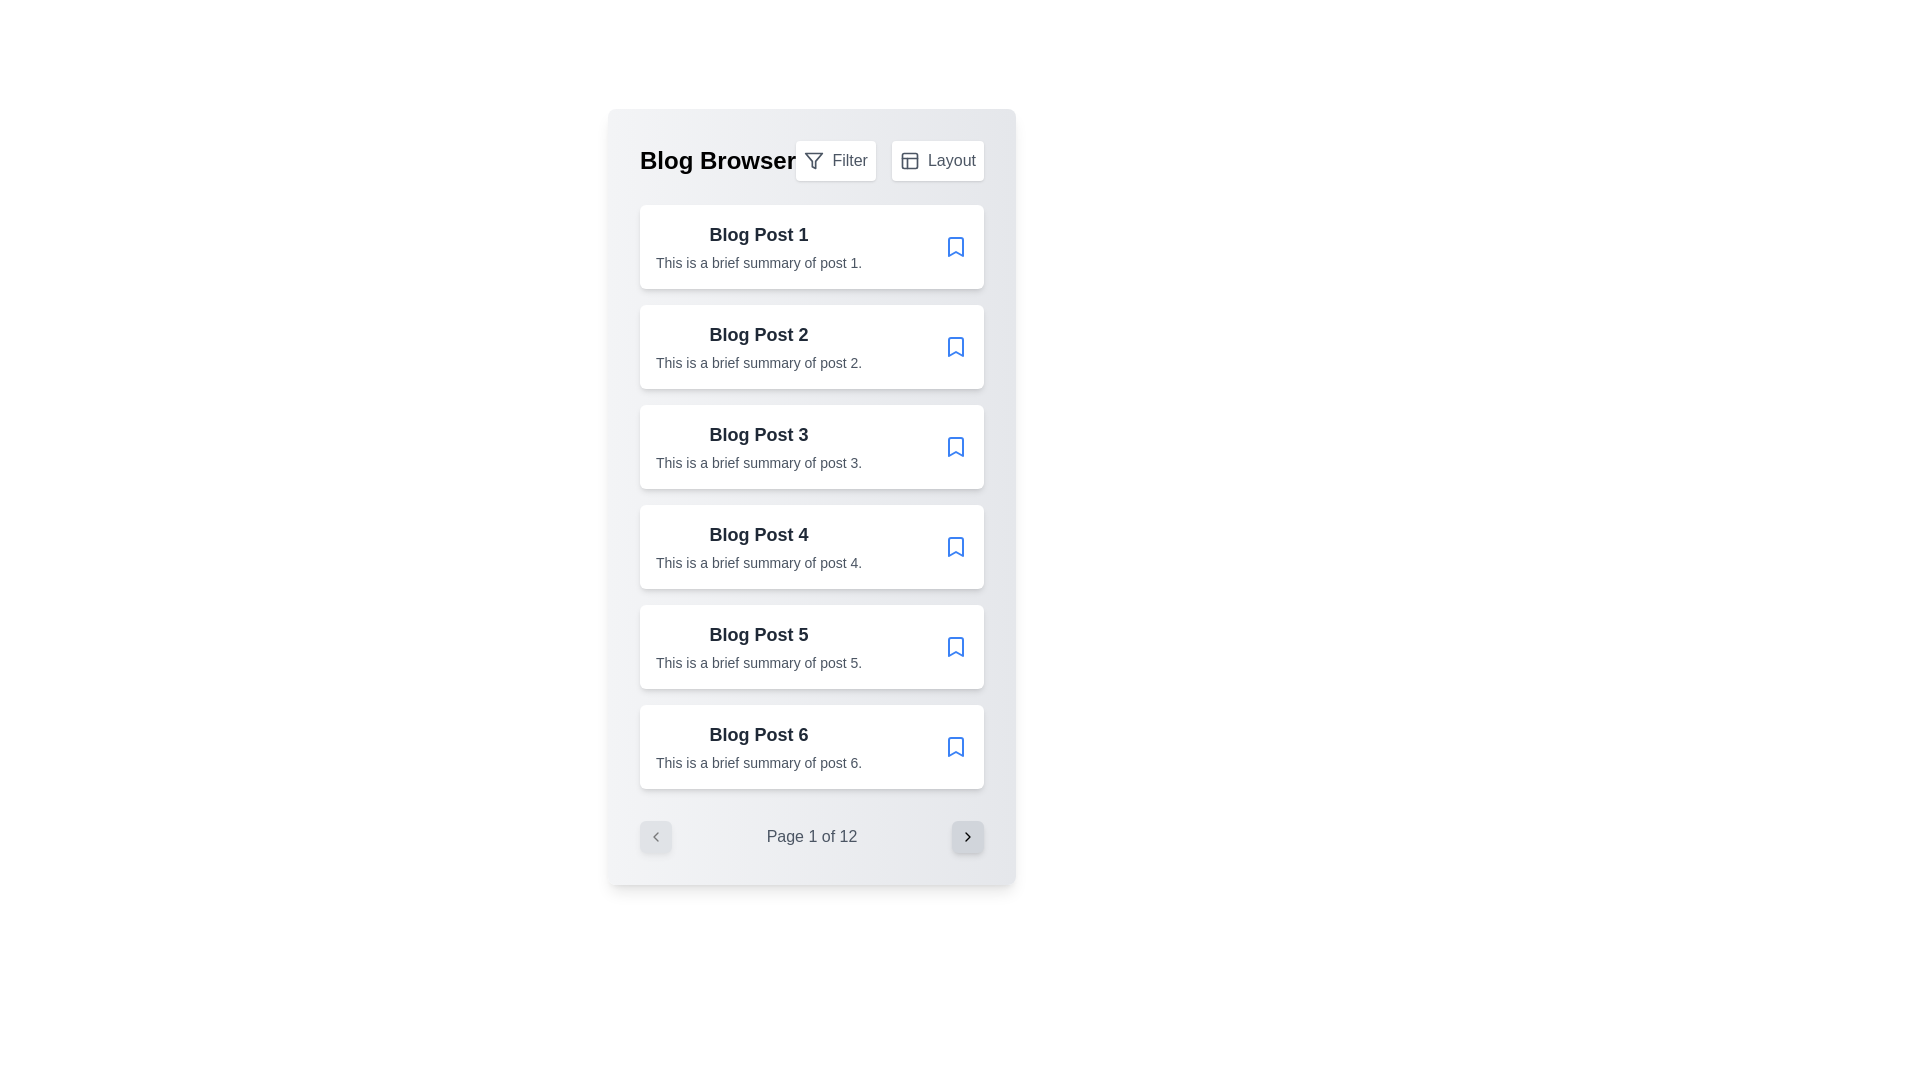  I want to click on the pagination control button located at the bottom left of the pagination section, so click(656, 837).